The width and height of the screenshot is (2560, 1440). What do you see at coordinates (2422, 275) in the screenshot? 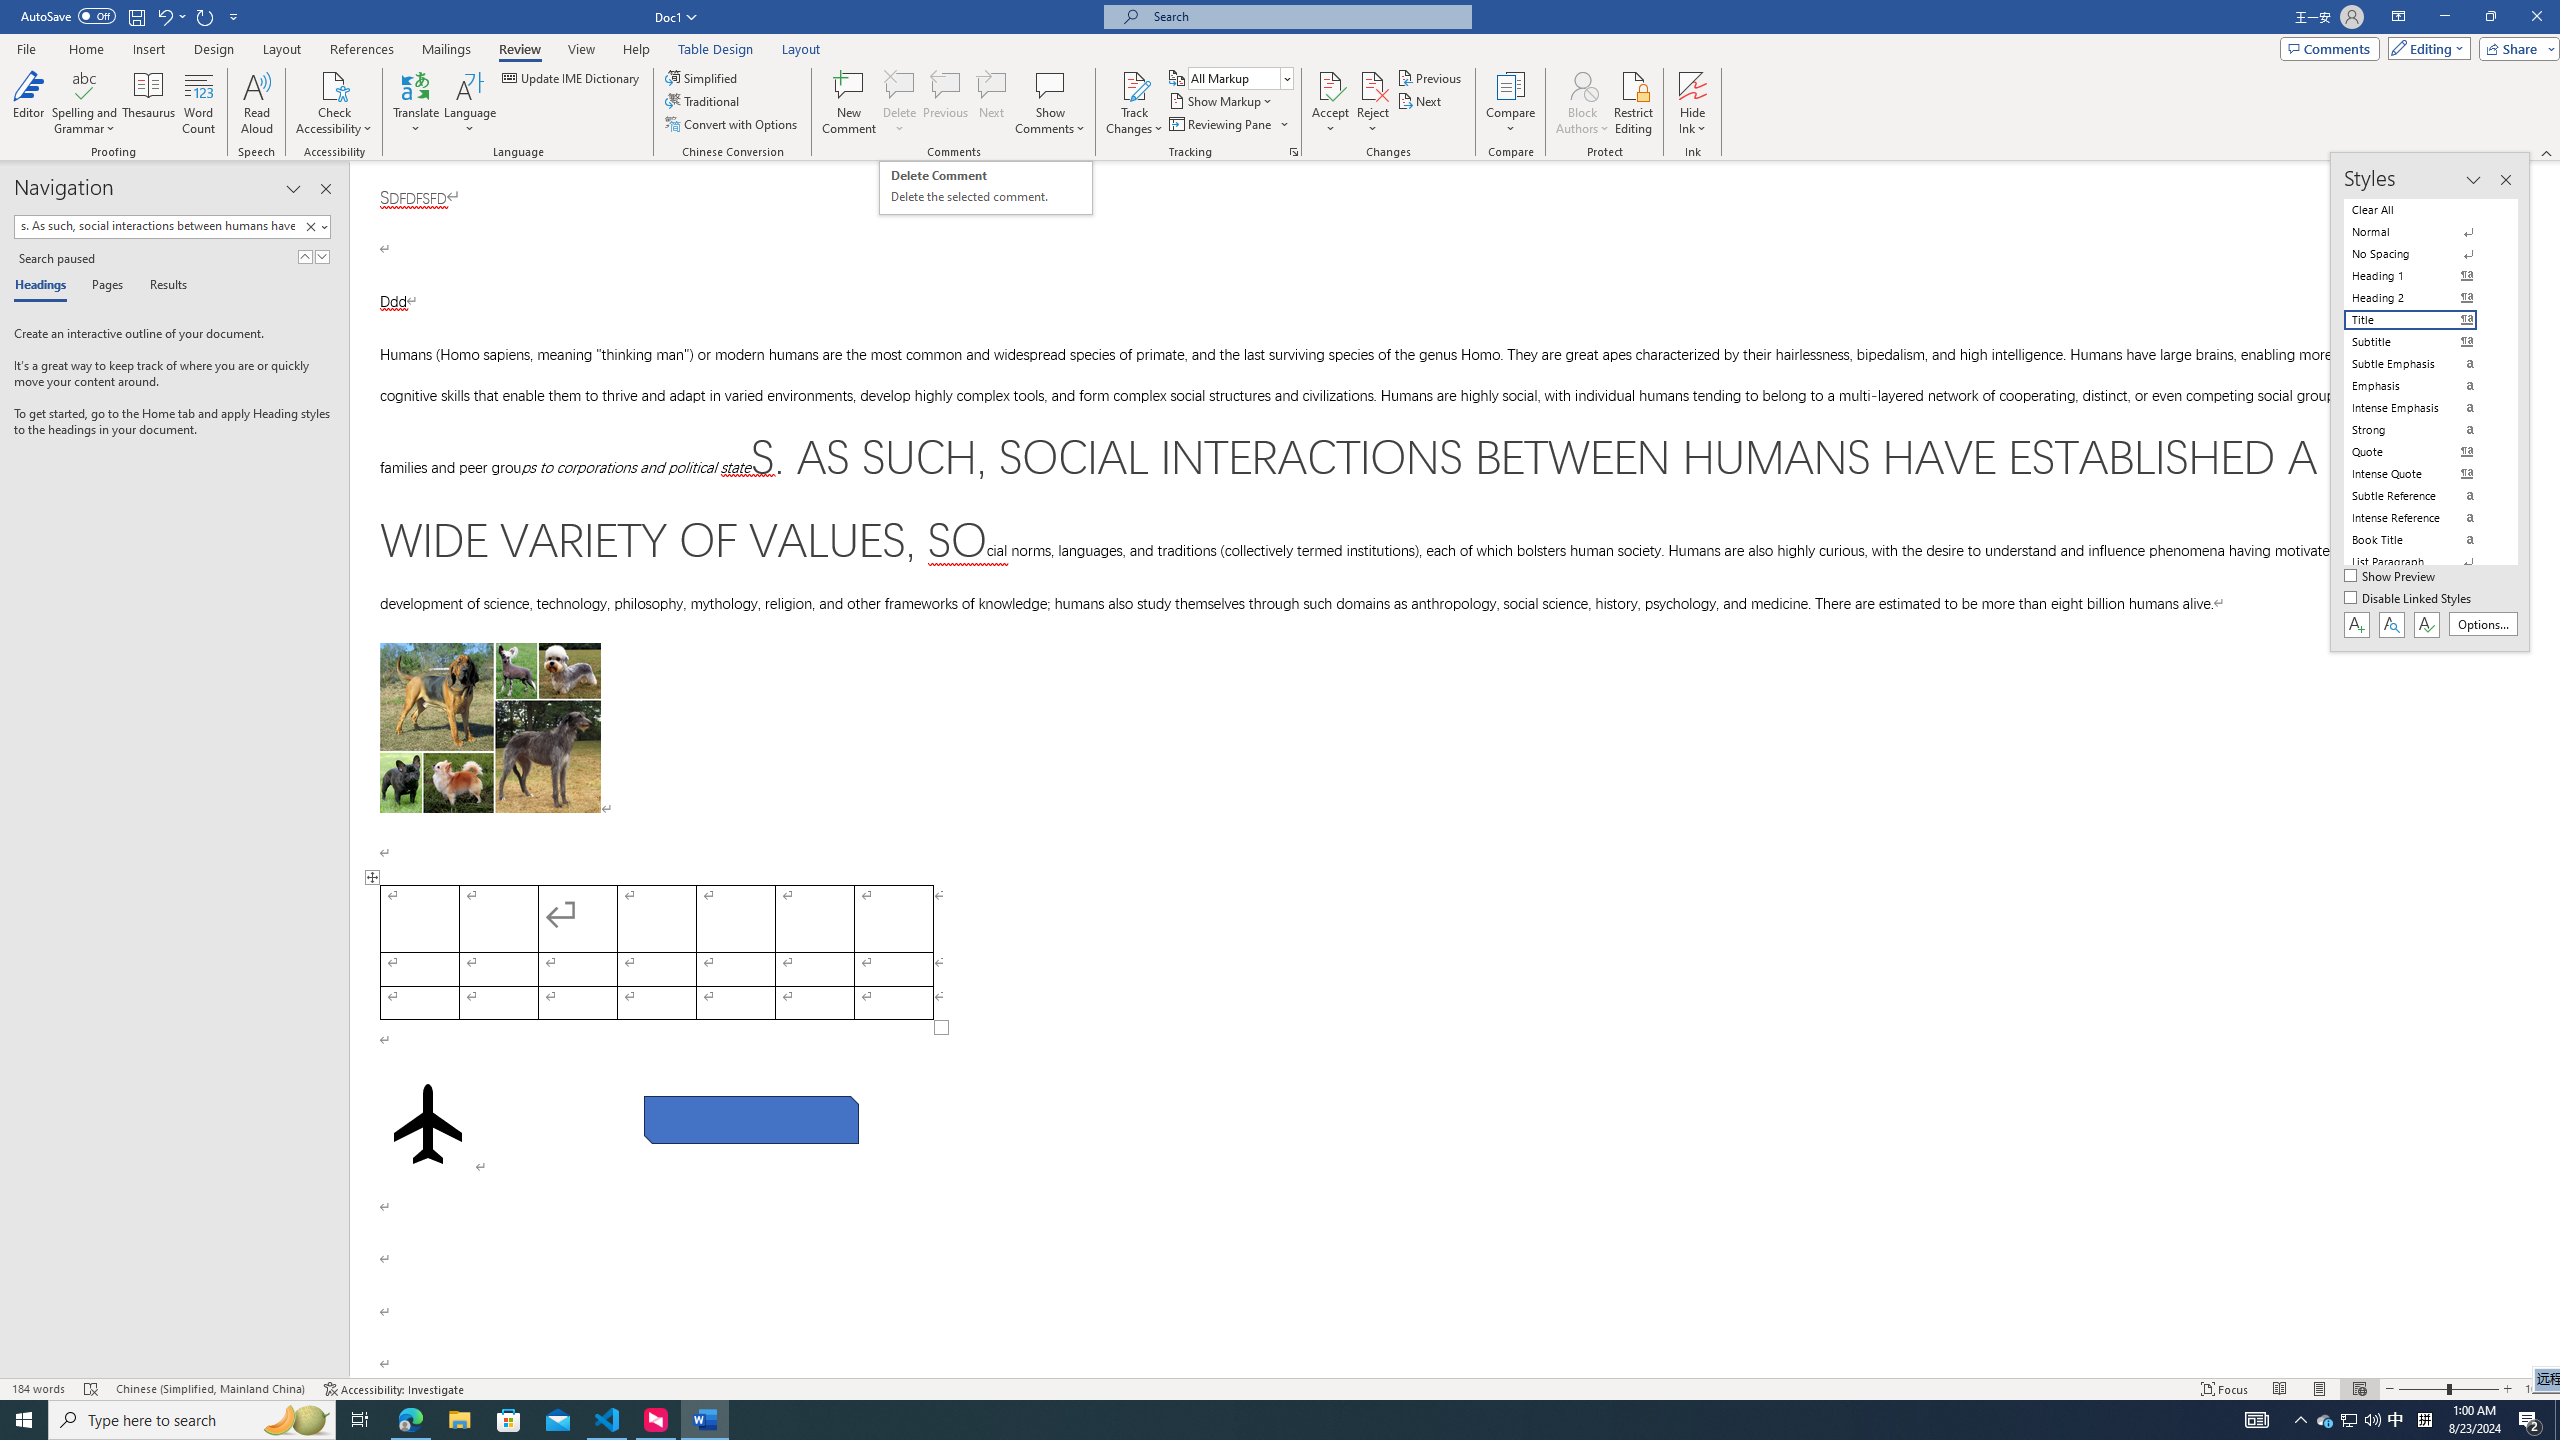
I see `'Heading 1'` at bounding box center [2422, 275].